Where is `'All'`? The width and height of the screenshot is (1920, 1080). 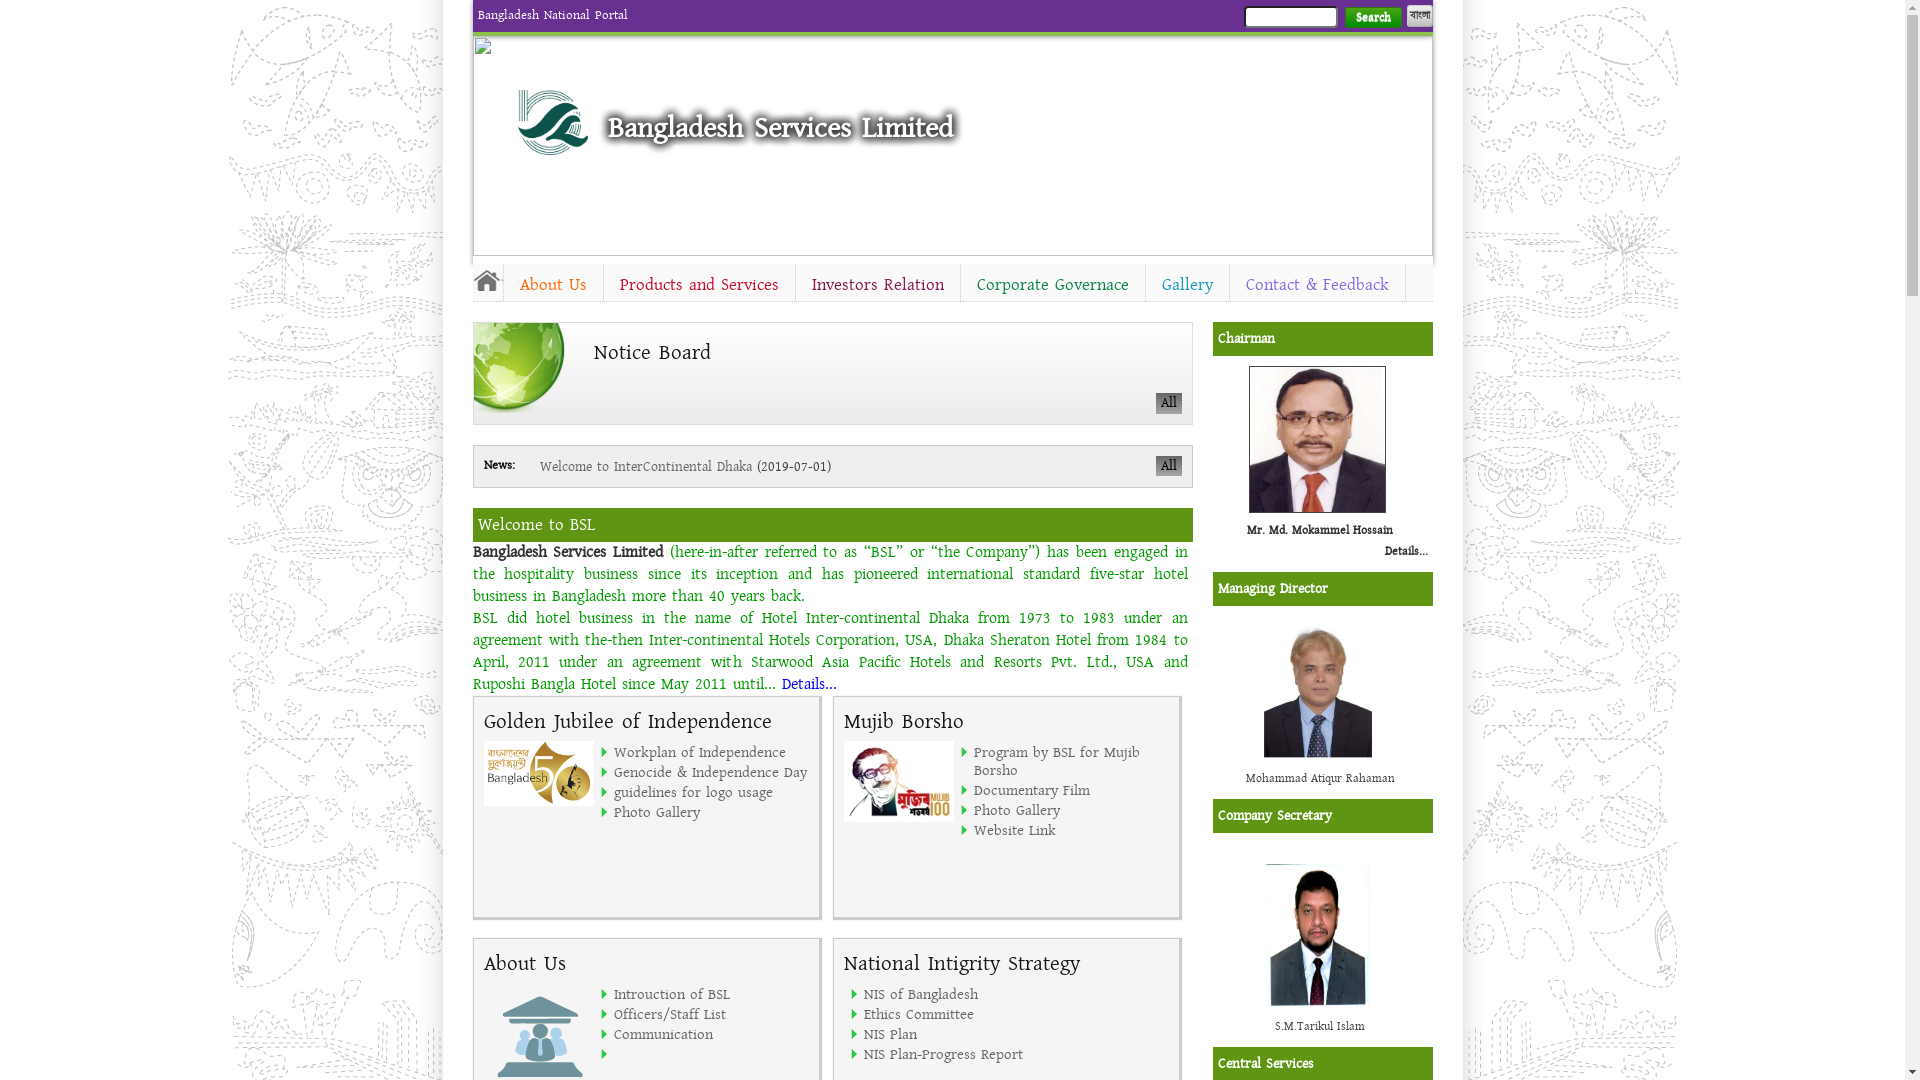
'All' is located at coordinates (1169, 403).